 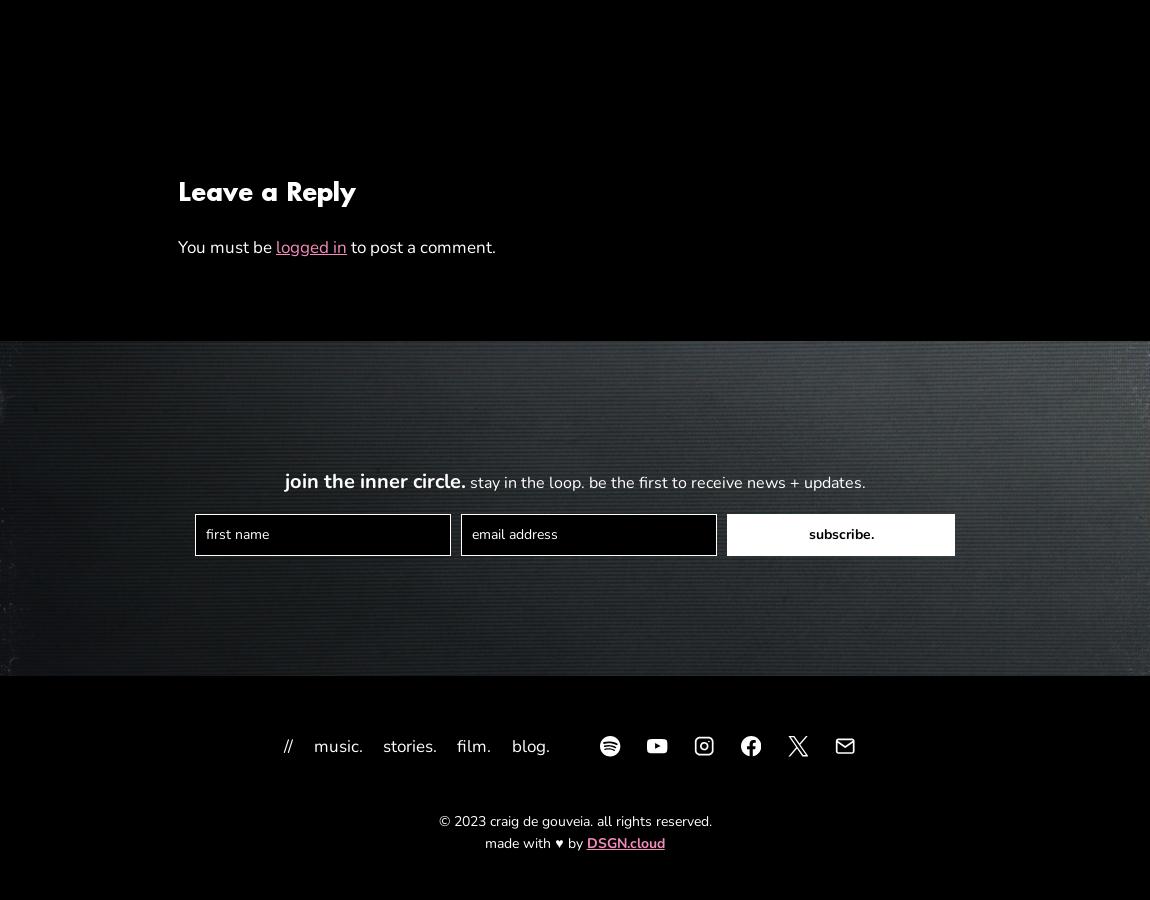 What do you see at coordinates (484, 843) in the screenshot?
I see `'made with ♥ by'` at bounding box center [484, 843].